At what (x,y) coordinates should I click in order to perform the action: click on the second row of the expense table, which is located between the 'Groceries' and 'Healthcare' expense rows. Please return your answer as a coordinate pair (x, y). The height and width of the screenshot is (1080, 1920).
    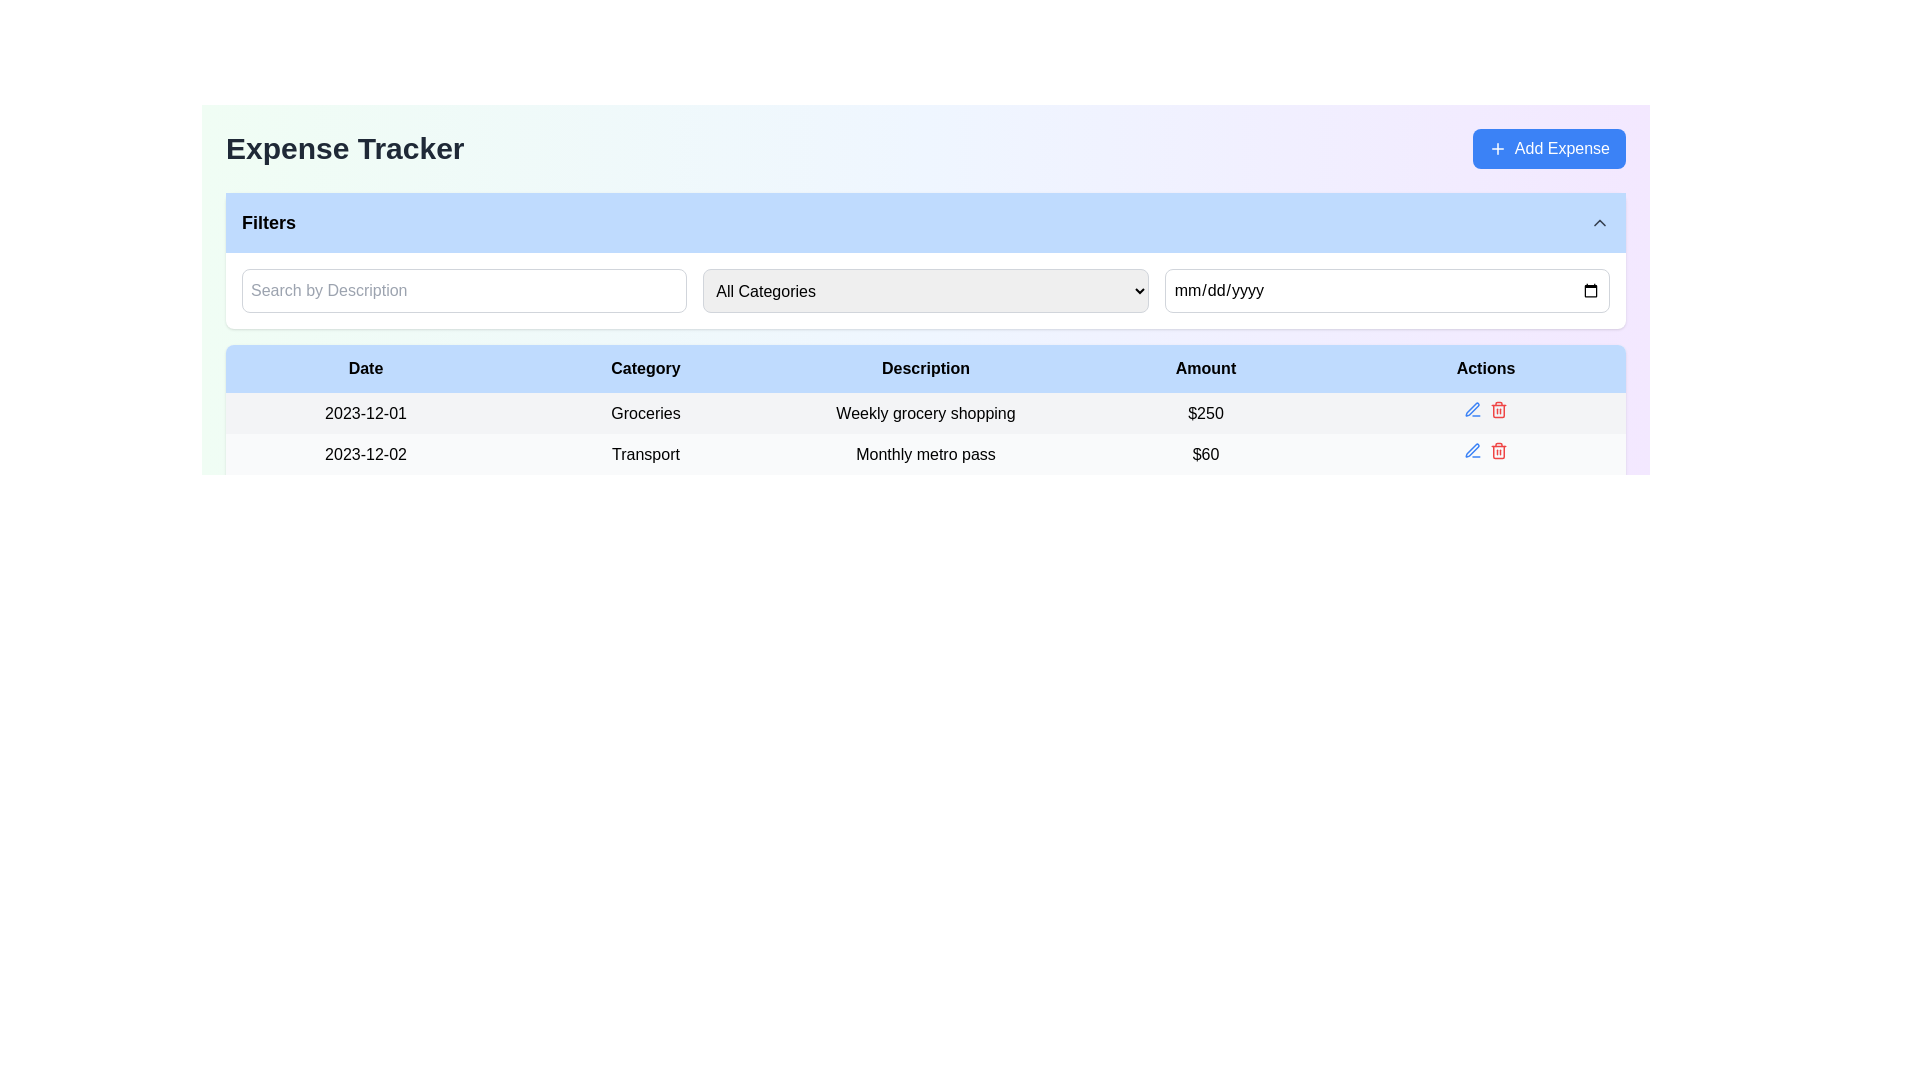
    Looking at the image, I should click on (925, 454).